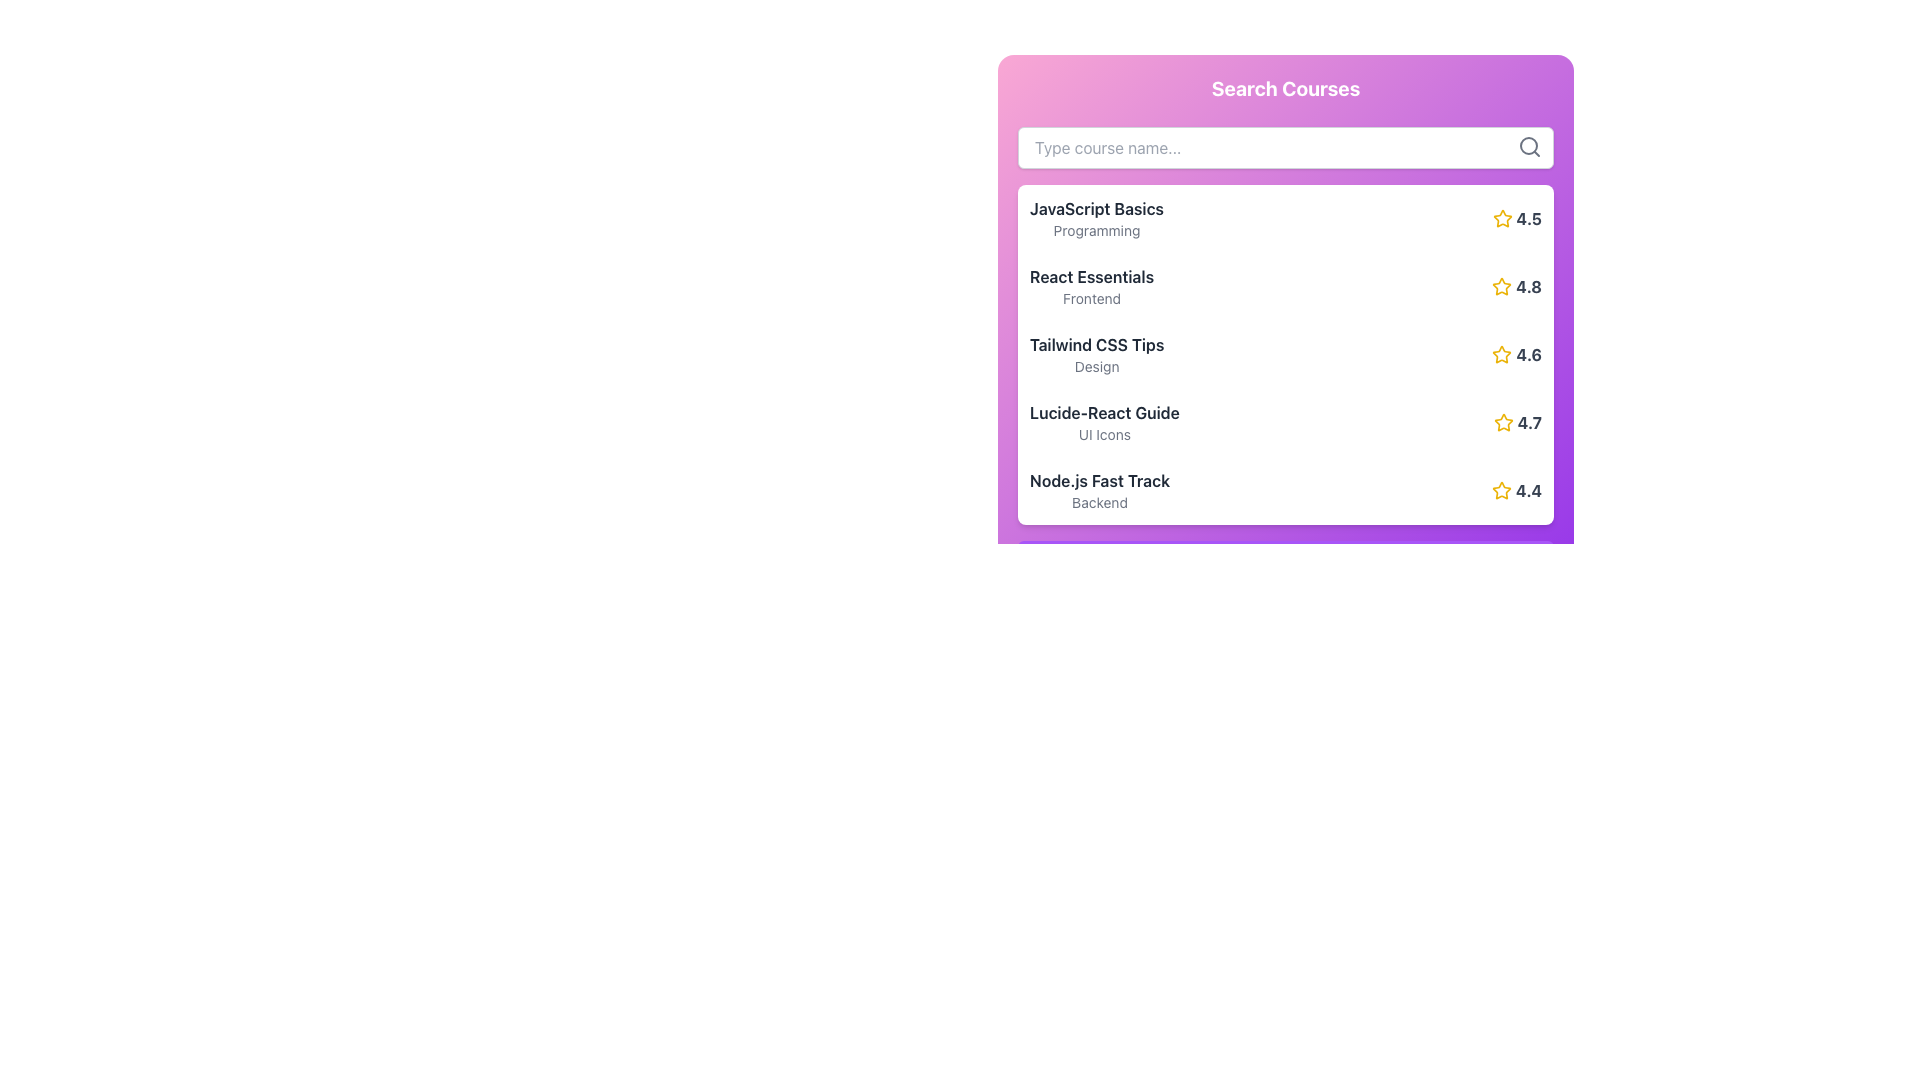 The height and width of the screenshot is (1080, 1920). What do you see at coordinates (1501, 490) in the screenshot?
I see `the last star icon in the vertical list to interact with the course rating functionality` at bounding box center [1501, 490].